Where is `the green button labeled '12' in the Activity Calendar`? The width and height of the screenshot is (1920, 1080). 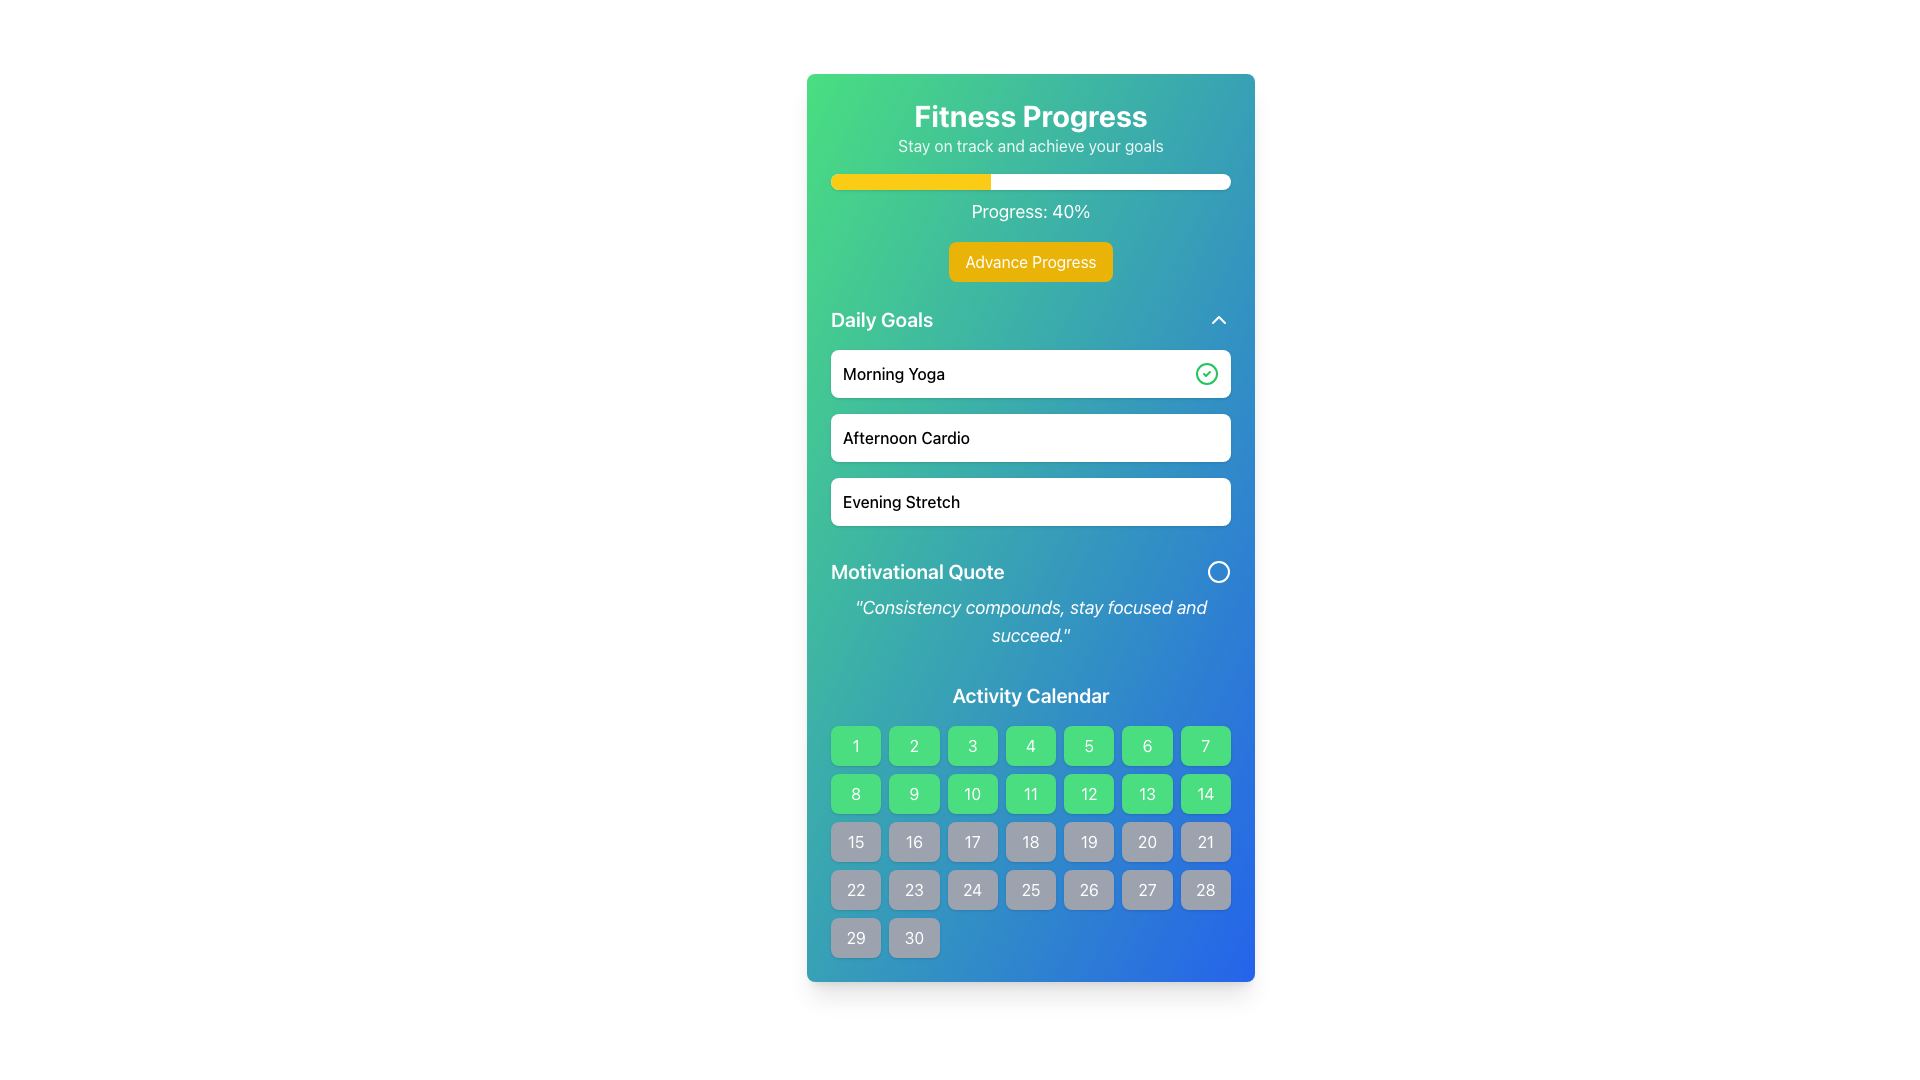
the green button labeled '12' in the Activity Calendar is located at coordinates (1088, 793).